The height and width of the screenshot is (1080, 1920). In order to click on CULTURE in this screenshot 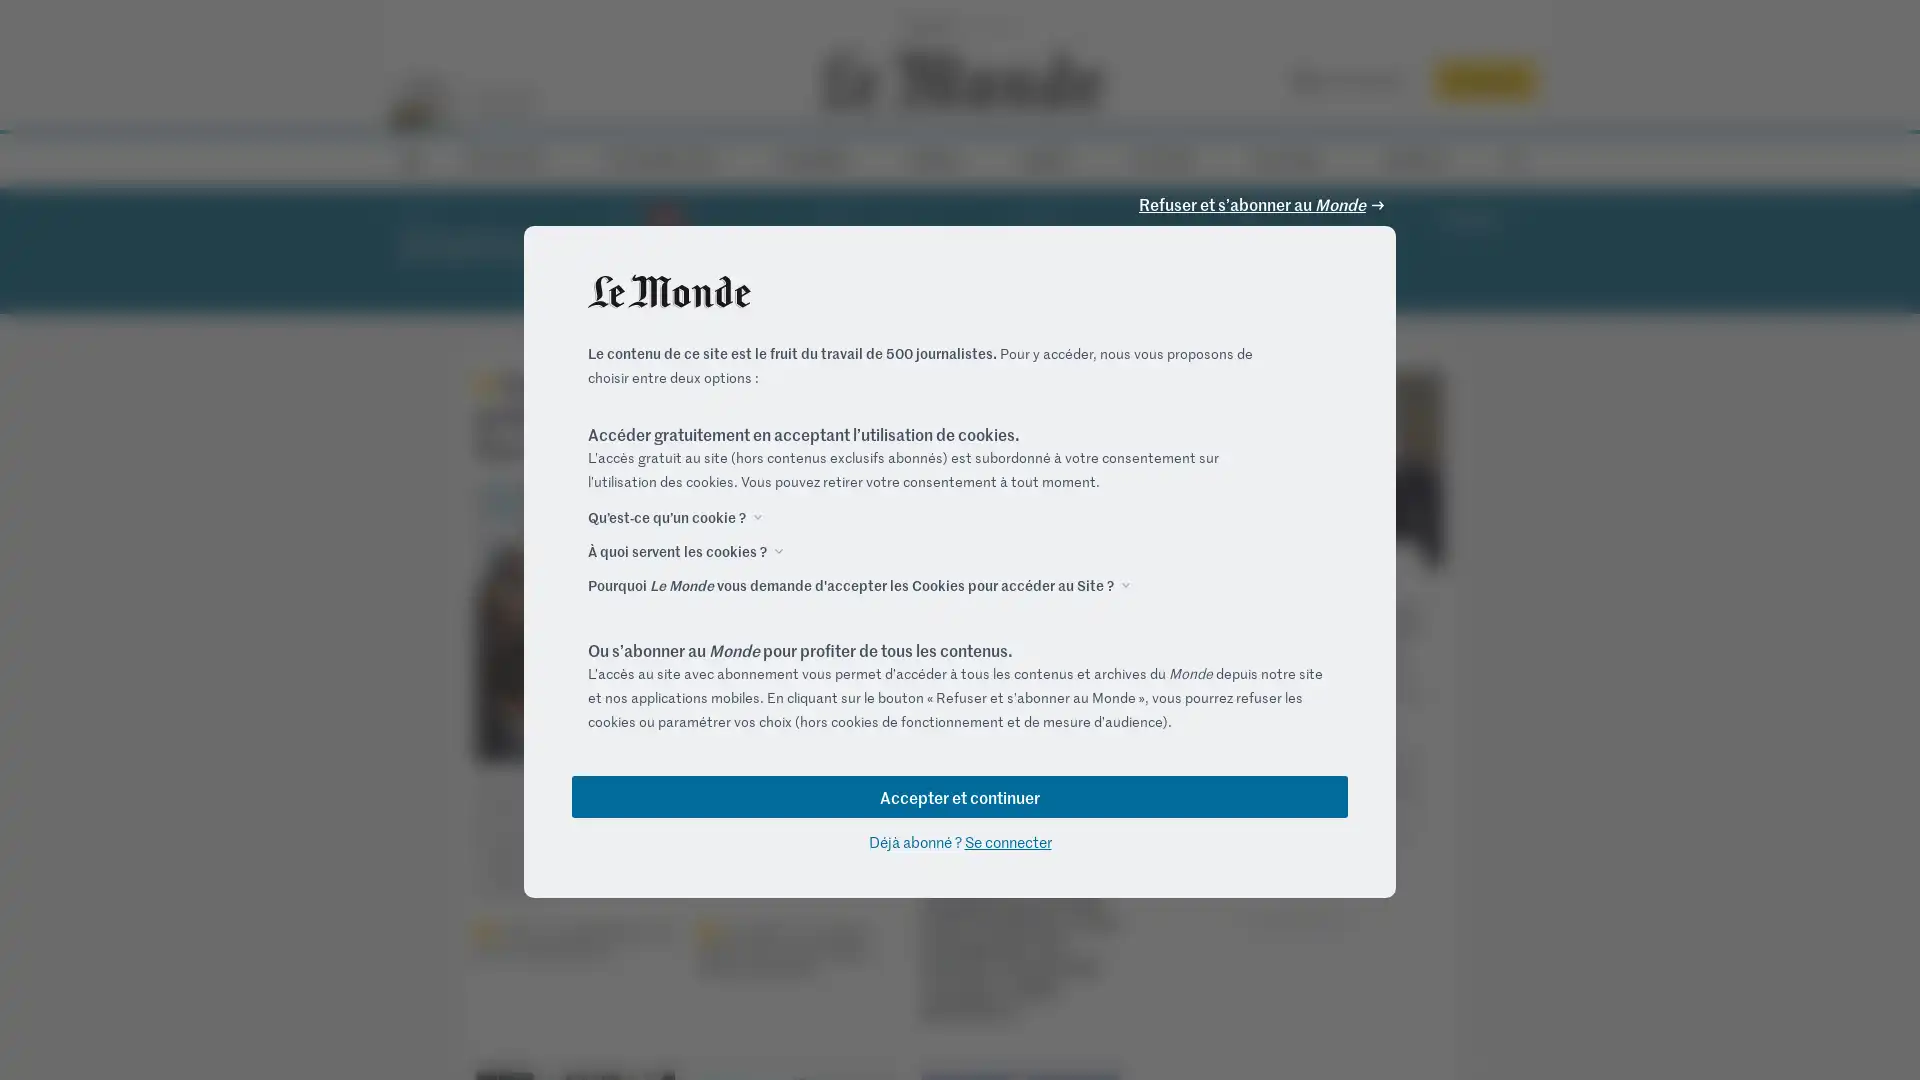, I will do `click(1171, 158)`.